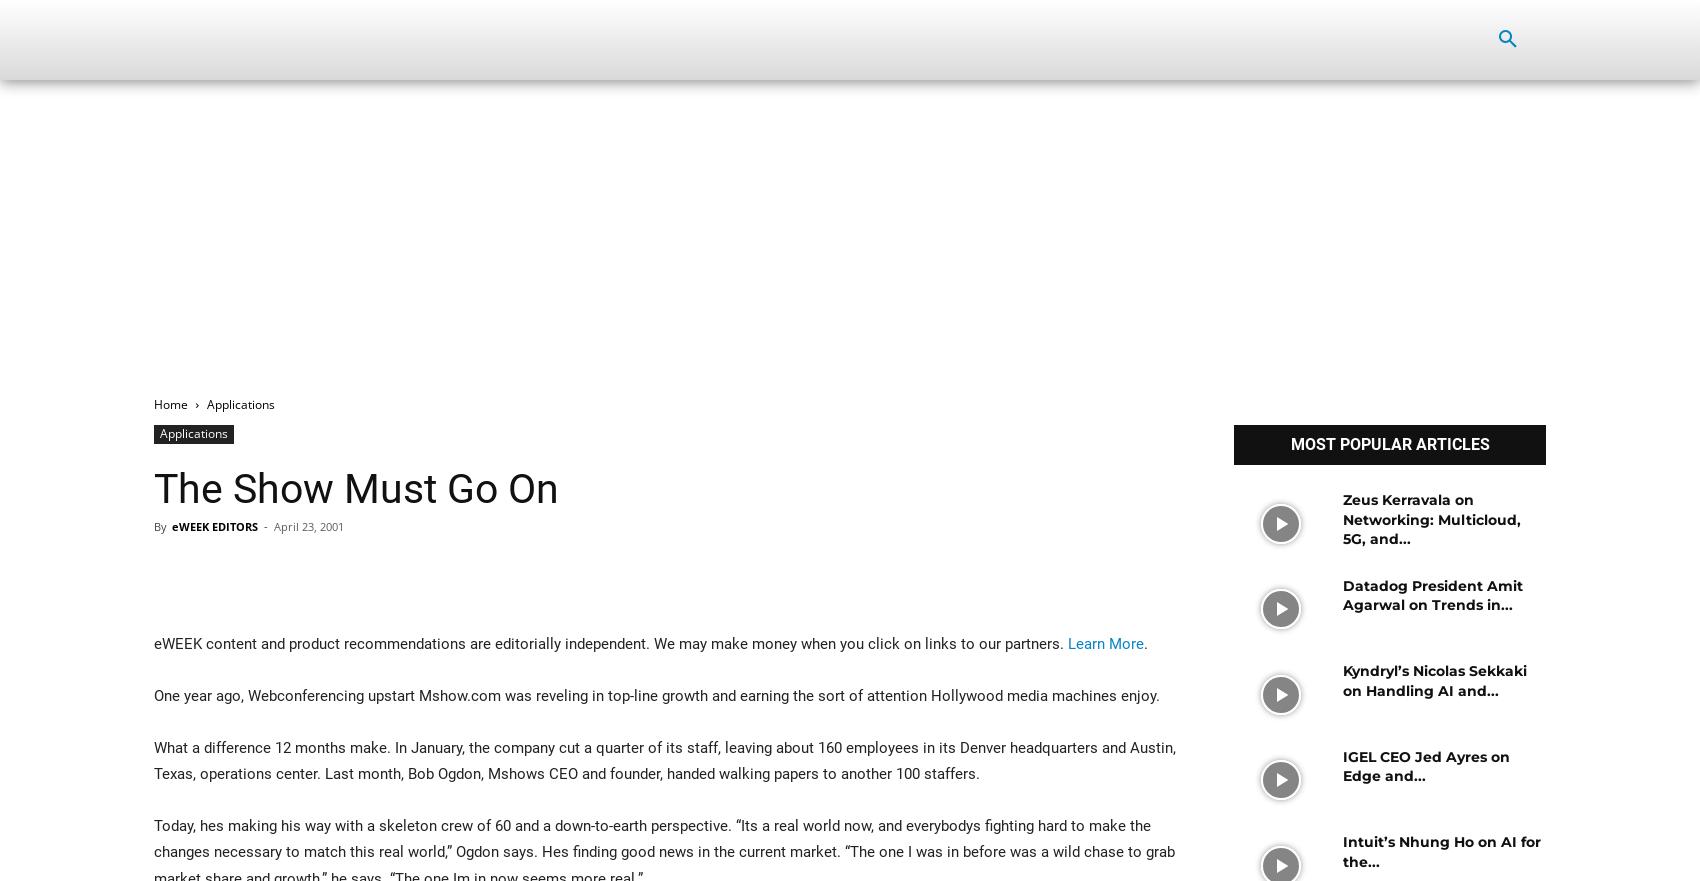 Image resolution: width=1700 pixels, height=881 pixels. I want to click on 'Zeus Kerravala on Networking: Multicloud, 5G, and...', so click(1341, 519).